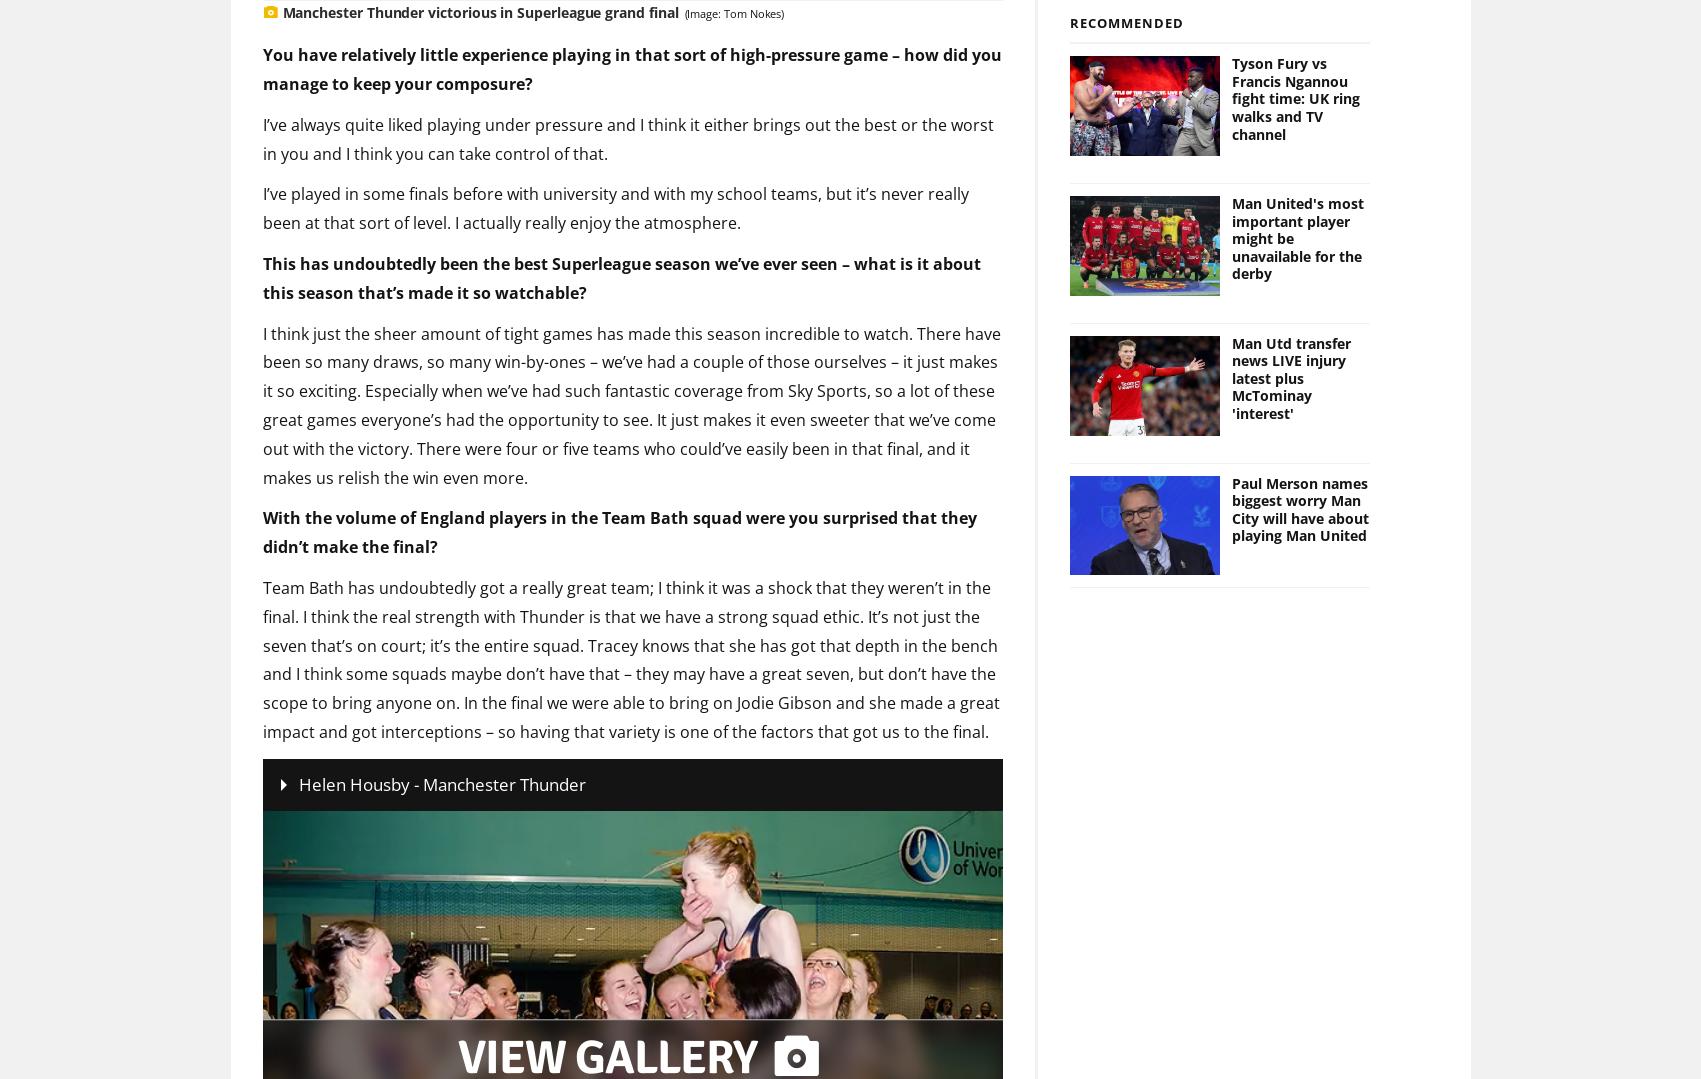  What do you see at coordinates (1232, 344) in the screenshot?
I see `'Man Utd transfer news LIVE injury latest plus McTominay 'interest''` at bounding box center [1232, 344].